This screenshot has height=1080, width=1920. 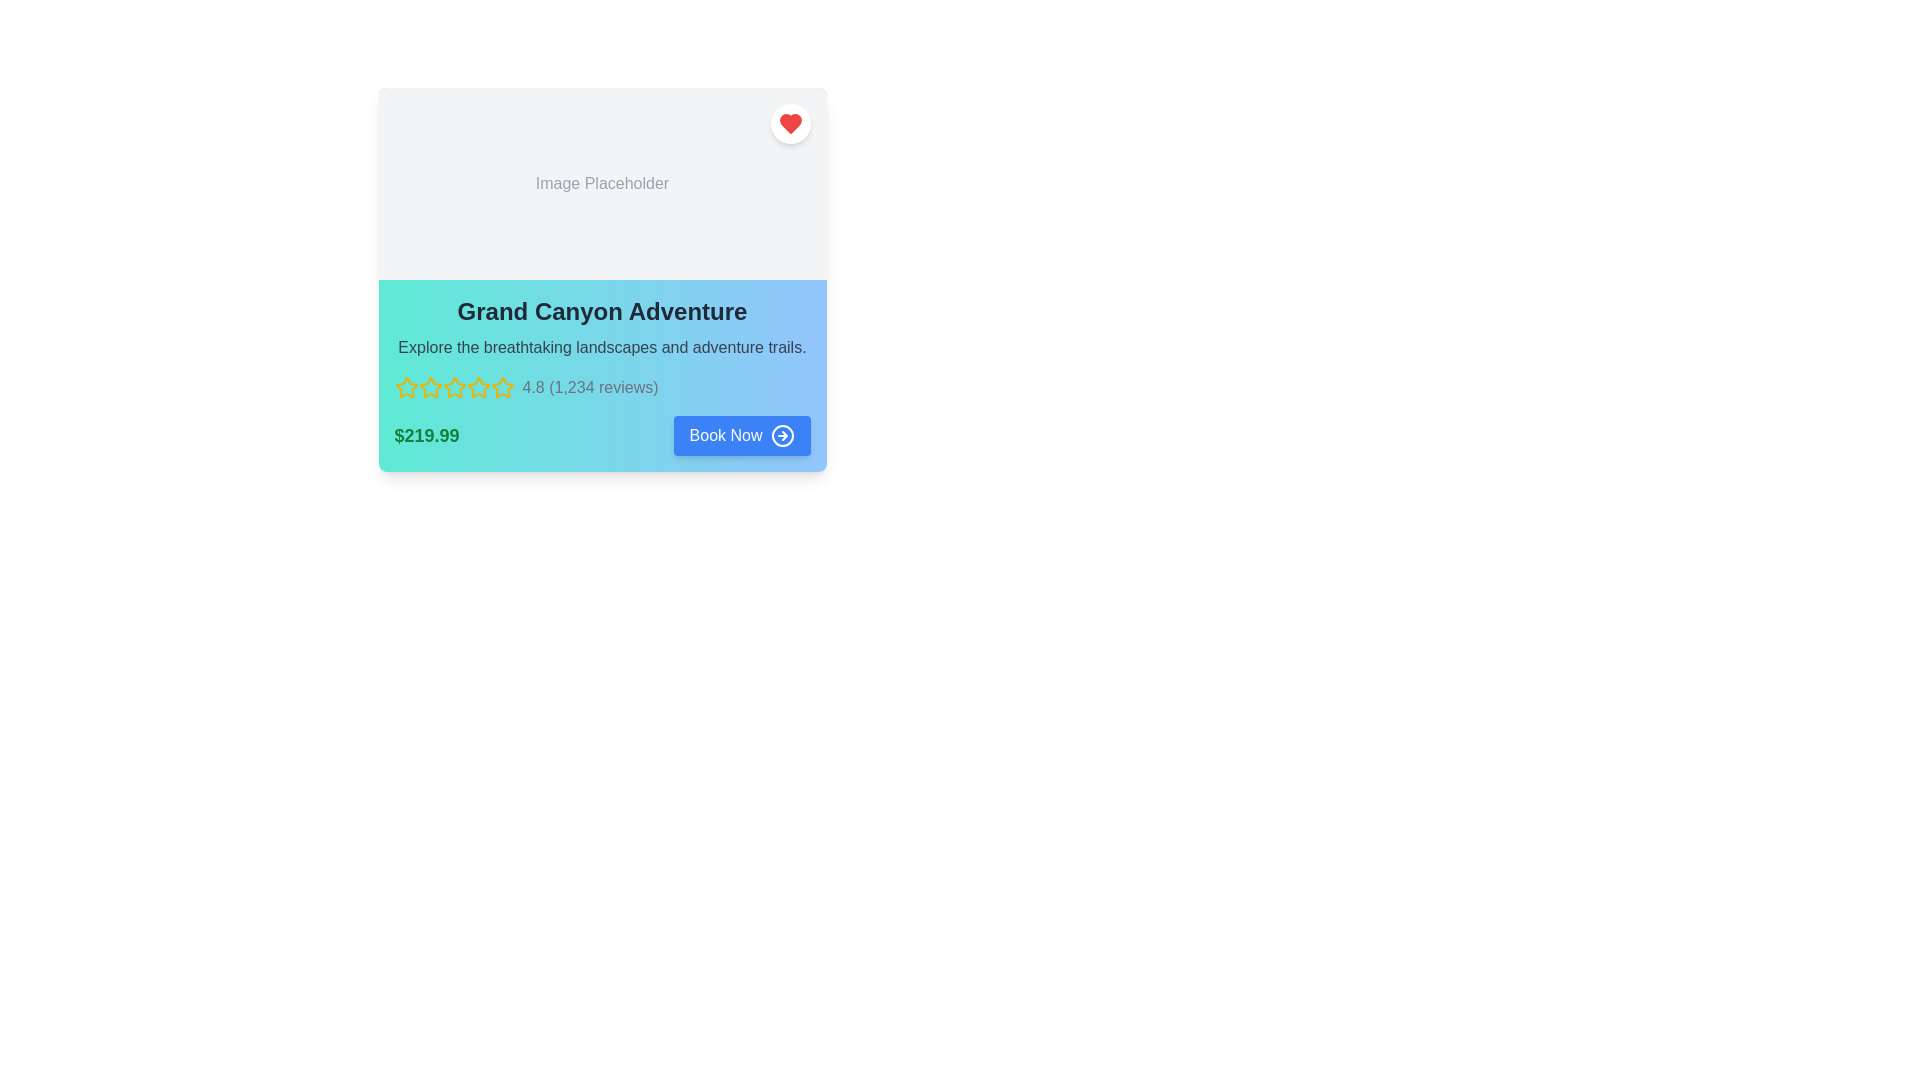 What do you see at coordinates (741, 434) in the screenshot?
I see `the 'Book Now' button with a blue background and white text to initiate the booking process for the 'Grand Canyon Adventure' tour` at bounding box center [741, 434].